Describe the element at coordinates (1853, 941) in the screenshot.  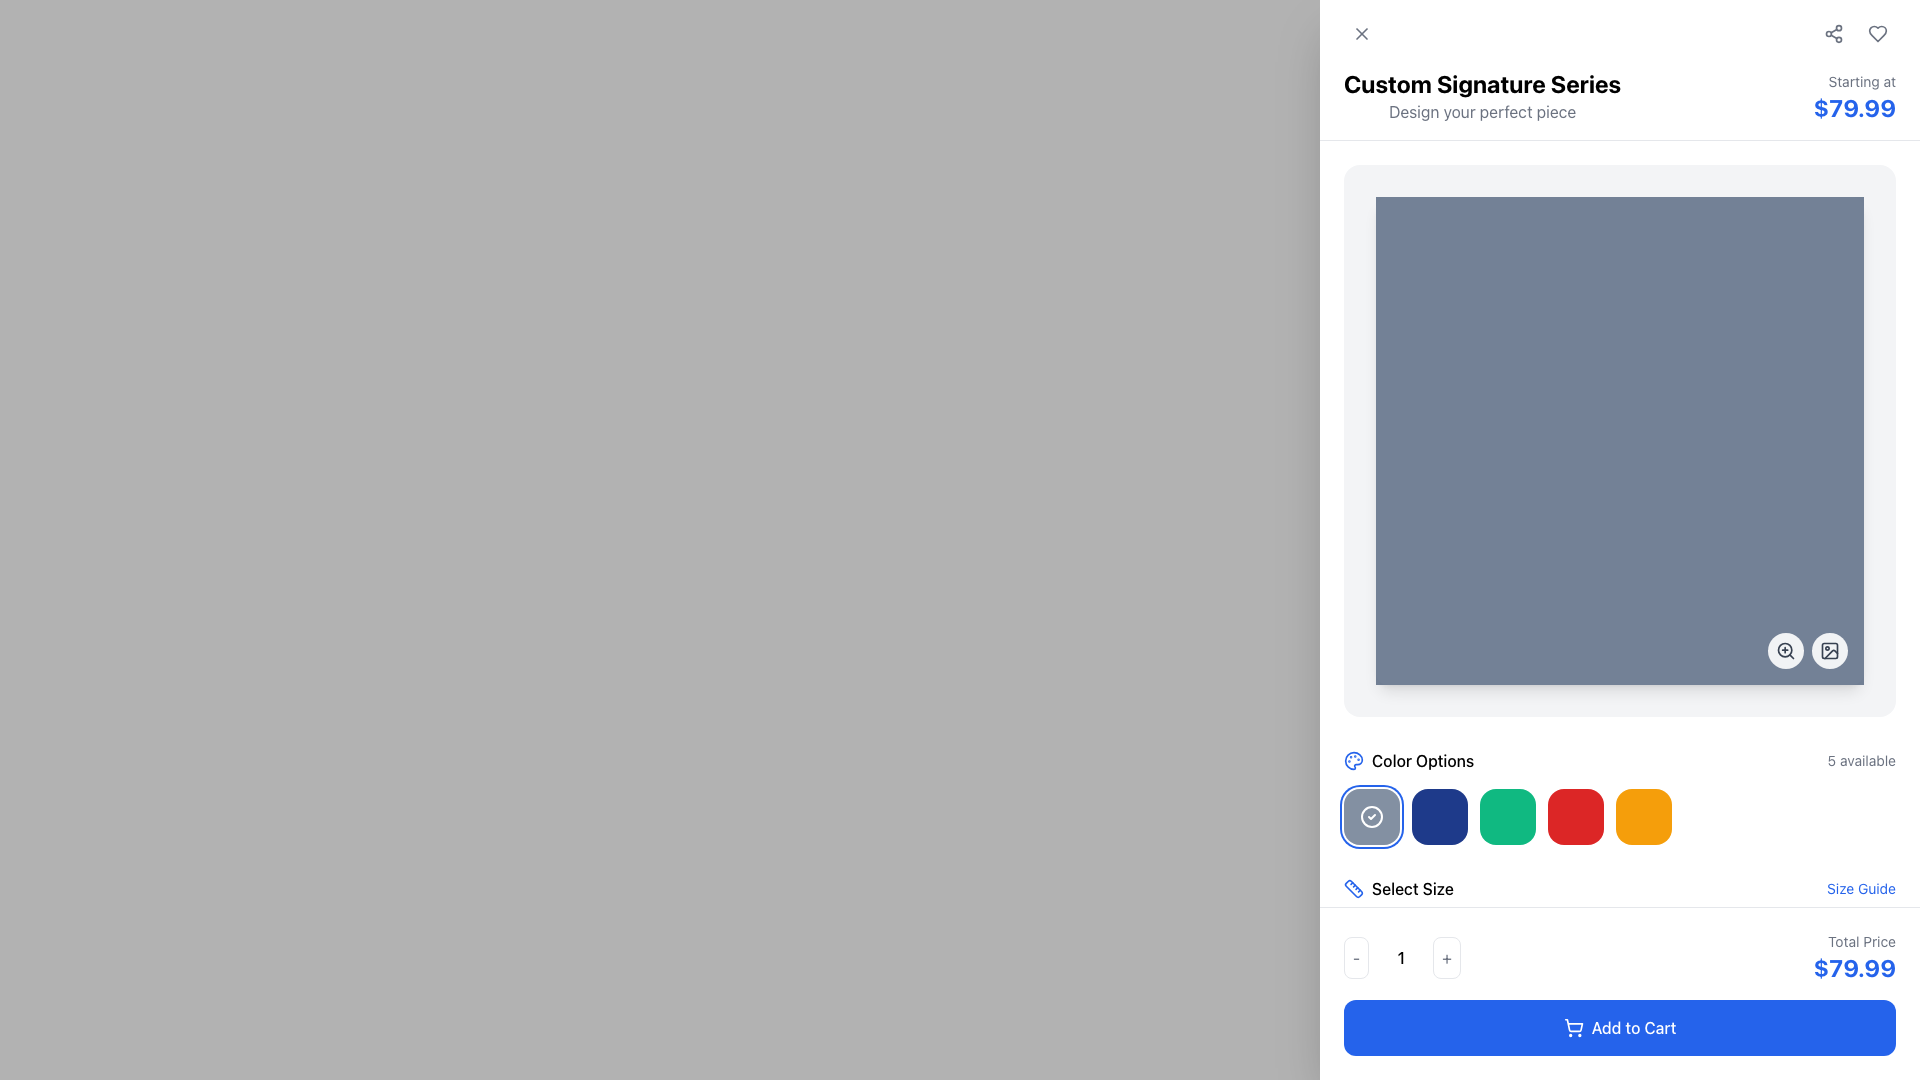
I see `the Text Label that describes the price value displayed below it, indicating the meaning of the numeric amount, positioned above the price '$79.99' in the bottom-right corner of the layout` at that location.